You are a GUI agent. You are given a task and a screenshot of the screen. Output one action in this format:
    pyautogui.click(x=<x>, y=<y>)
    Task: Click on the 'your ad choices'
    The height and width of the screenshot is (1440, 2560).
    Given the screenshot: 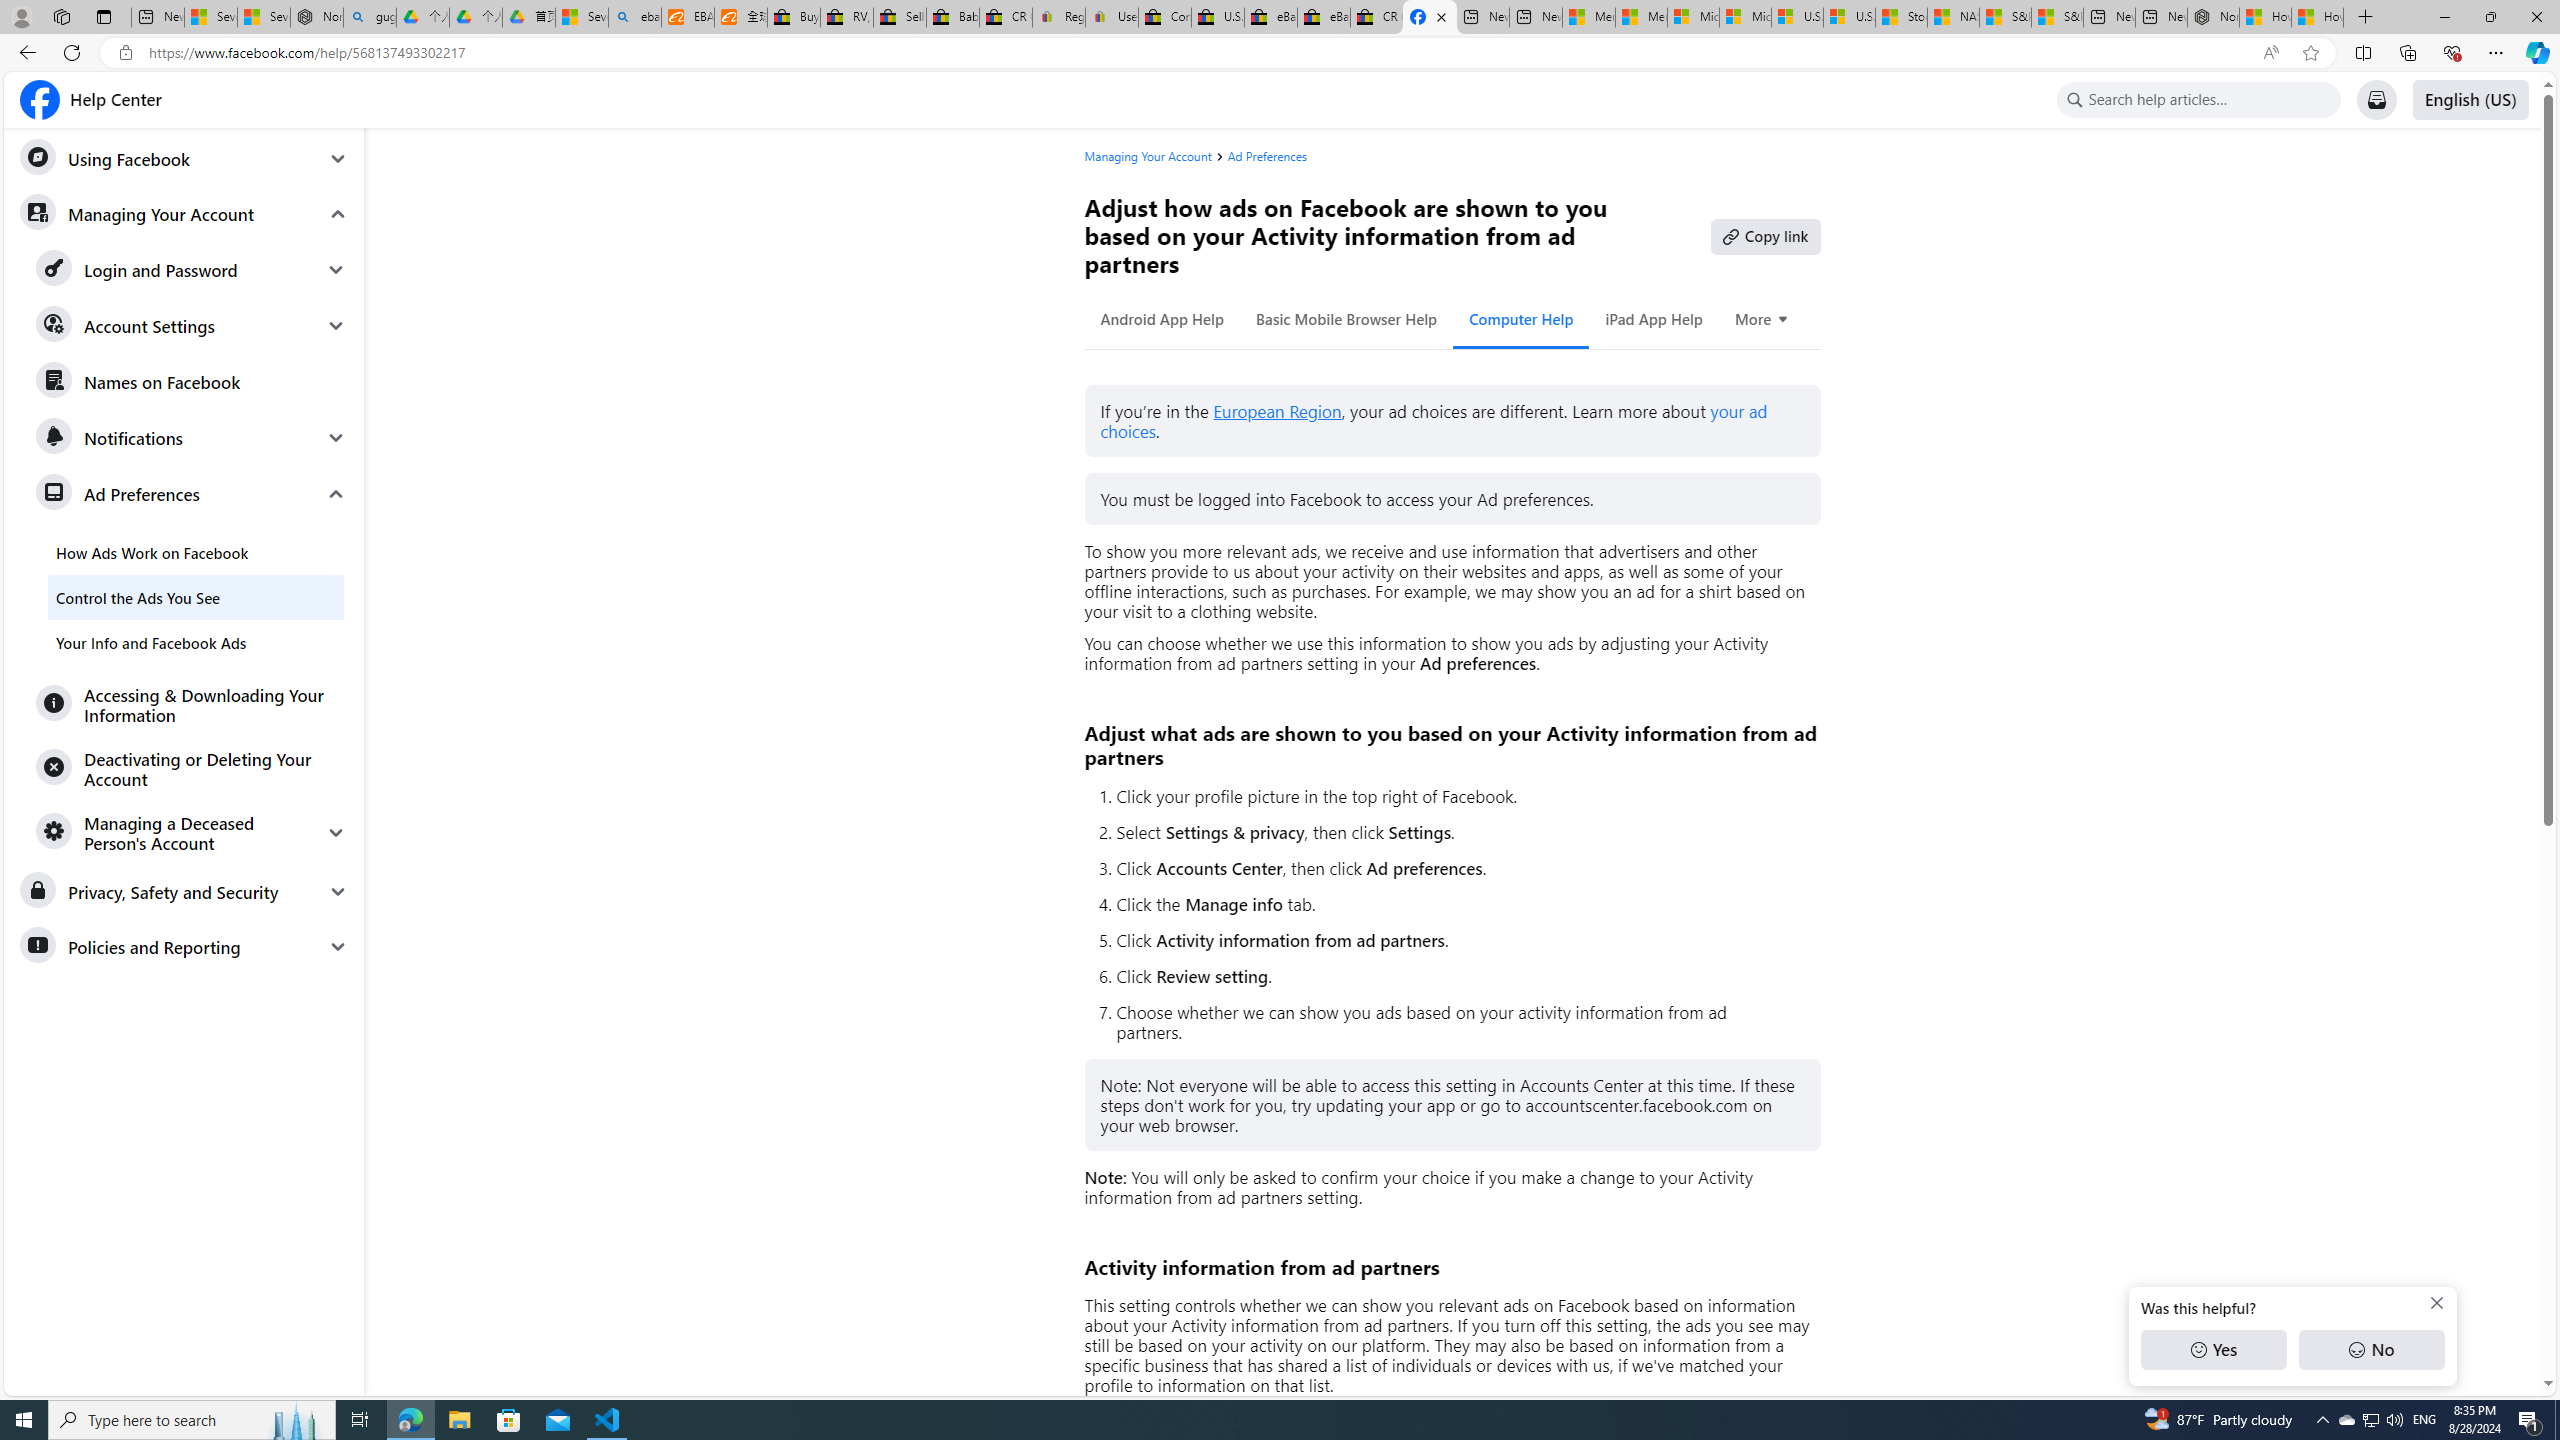 What is the action you would take?
    pyautogui.click(x=1434, y=421)
    